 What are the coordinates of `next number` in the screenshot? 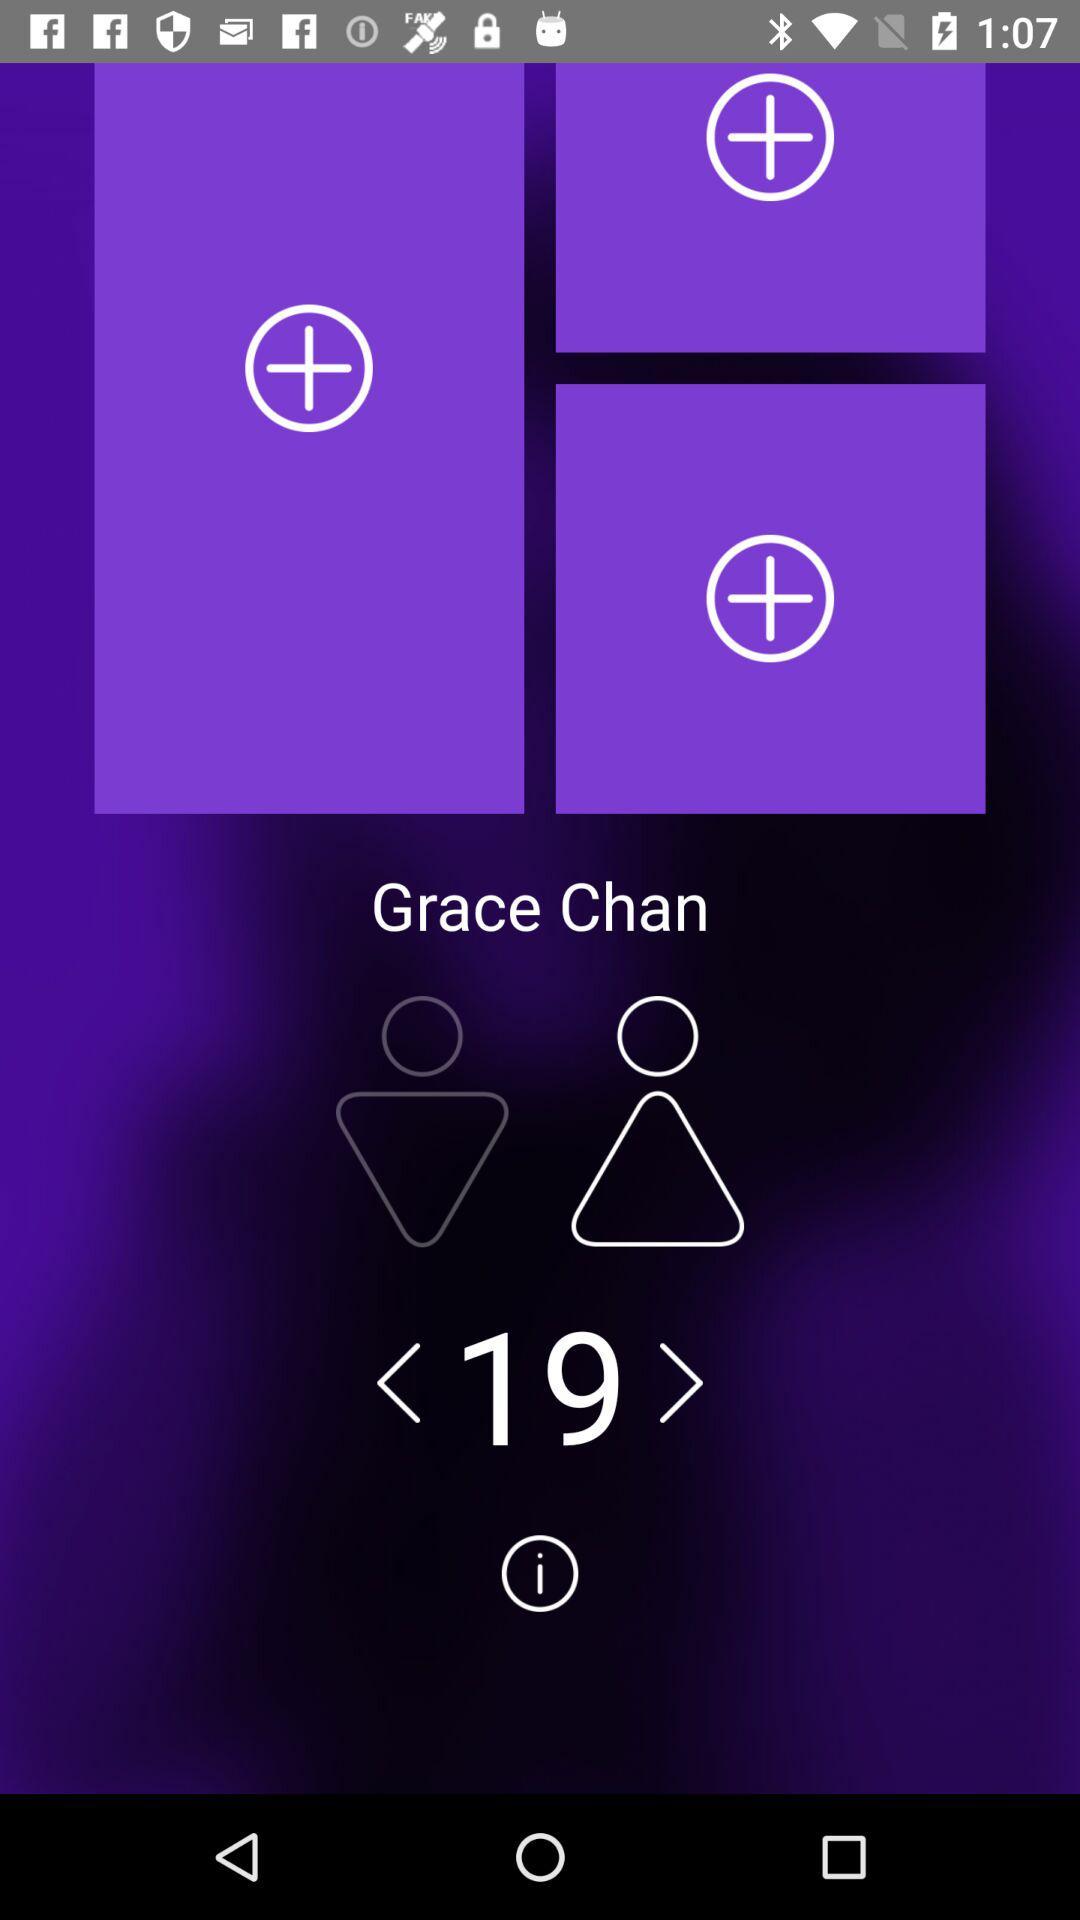 It's located at (680, 1381).